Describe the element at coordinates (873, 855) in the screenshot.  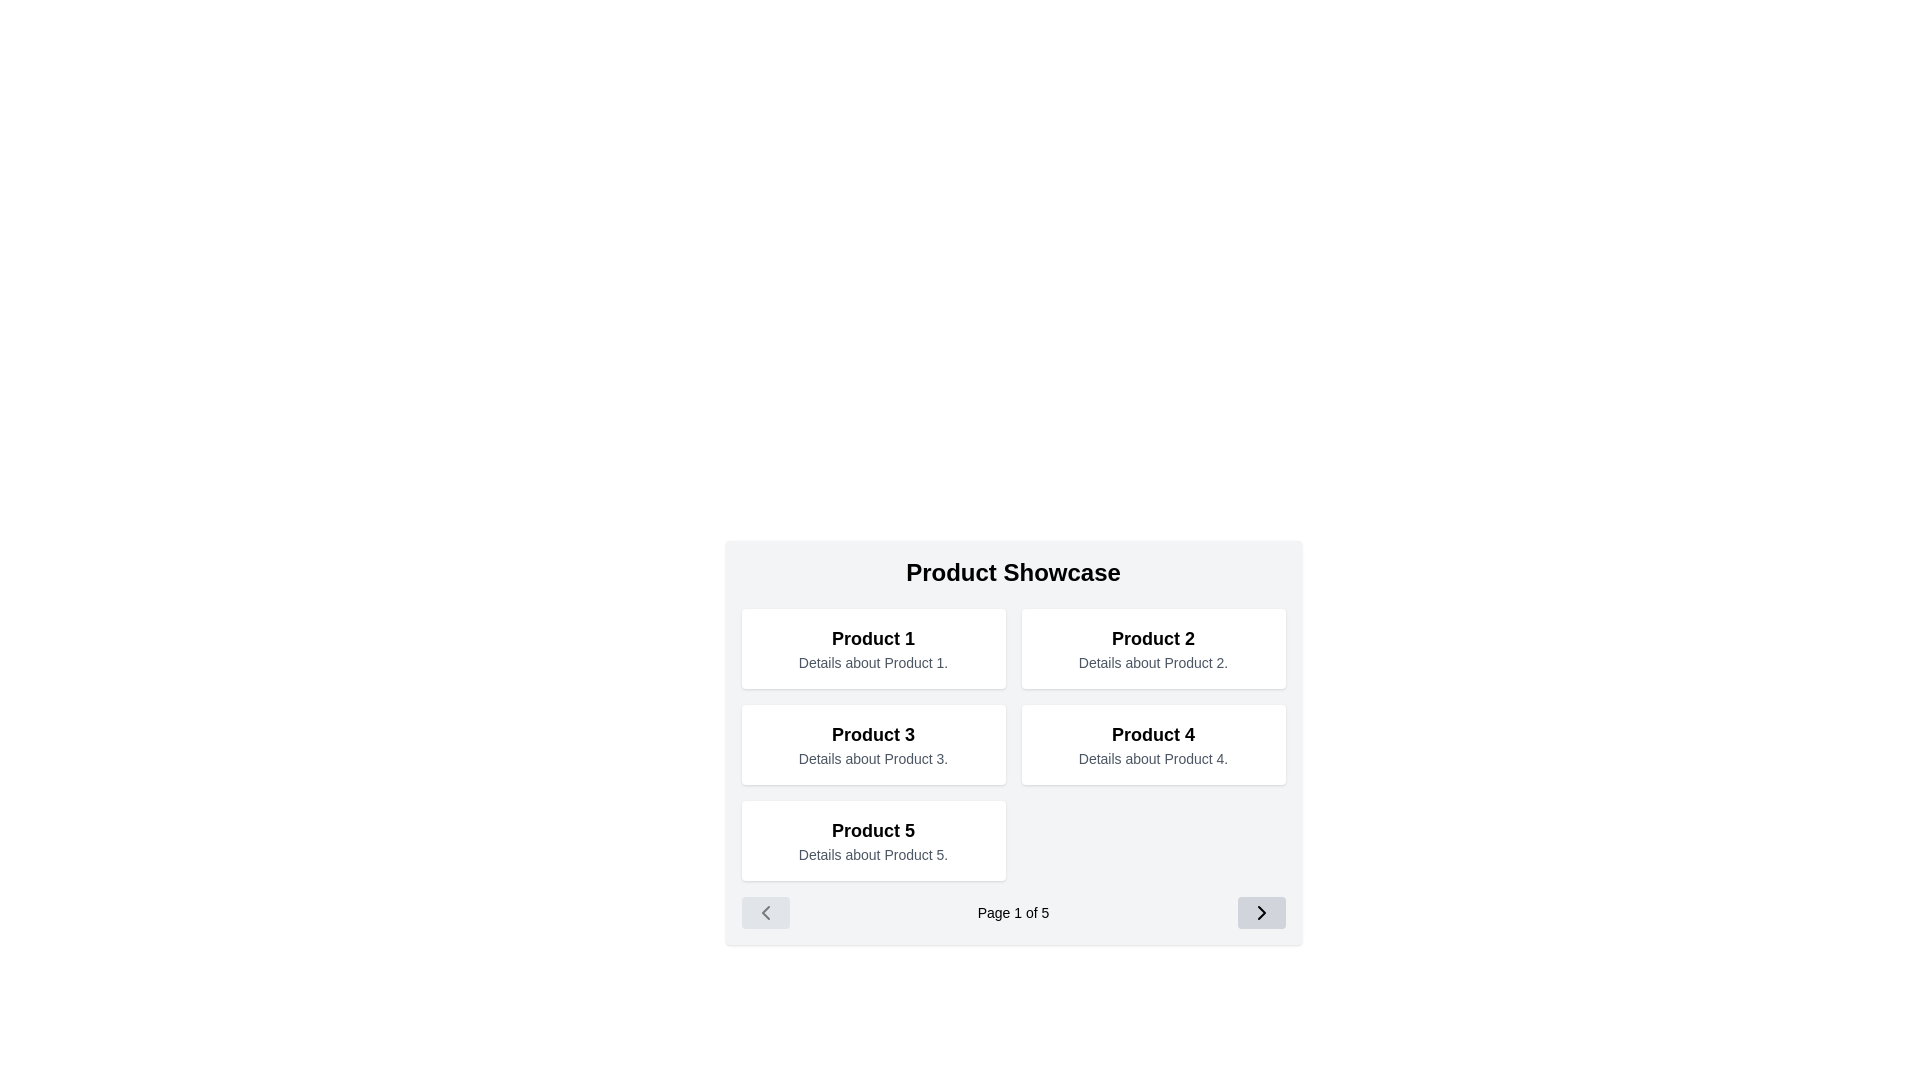
I see `the descriptive text providing details about 'Product 5', which is positioned below the title 'Product 5' in the bottom left card of a 2x3 grid` at that location.